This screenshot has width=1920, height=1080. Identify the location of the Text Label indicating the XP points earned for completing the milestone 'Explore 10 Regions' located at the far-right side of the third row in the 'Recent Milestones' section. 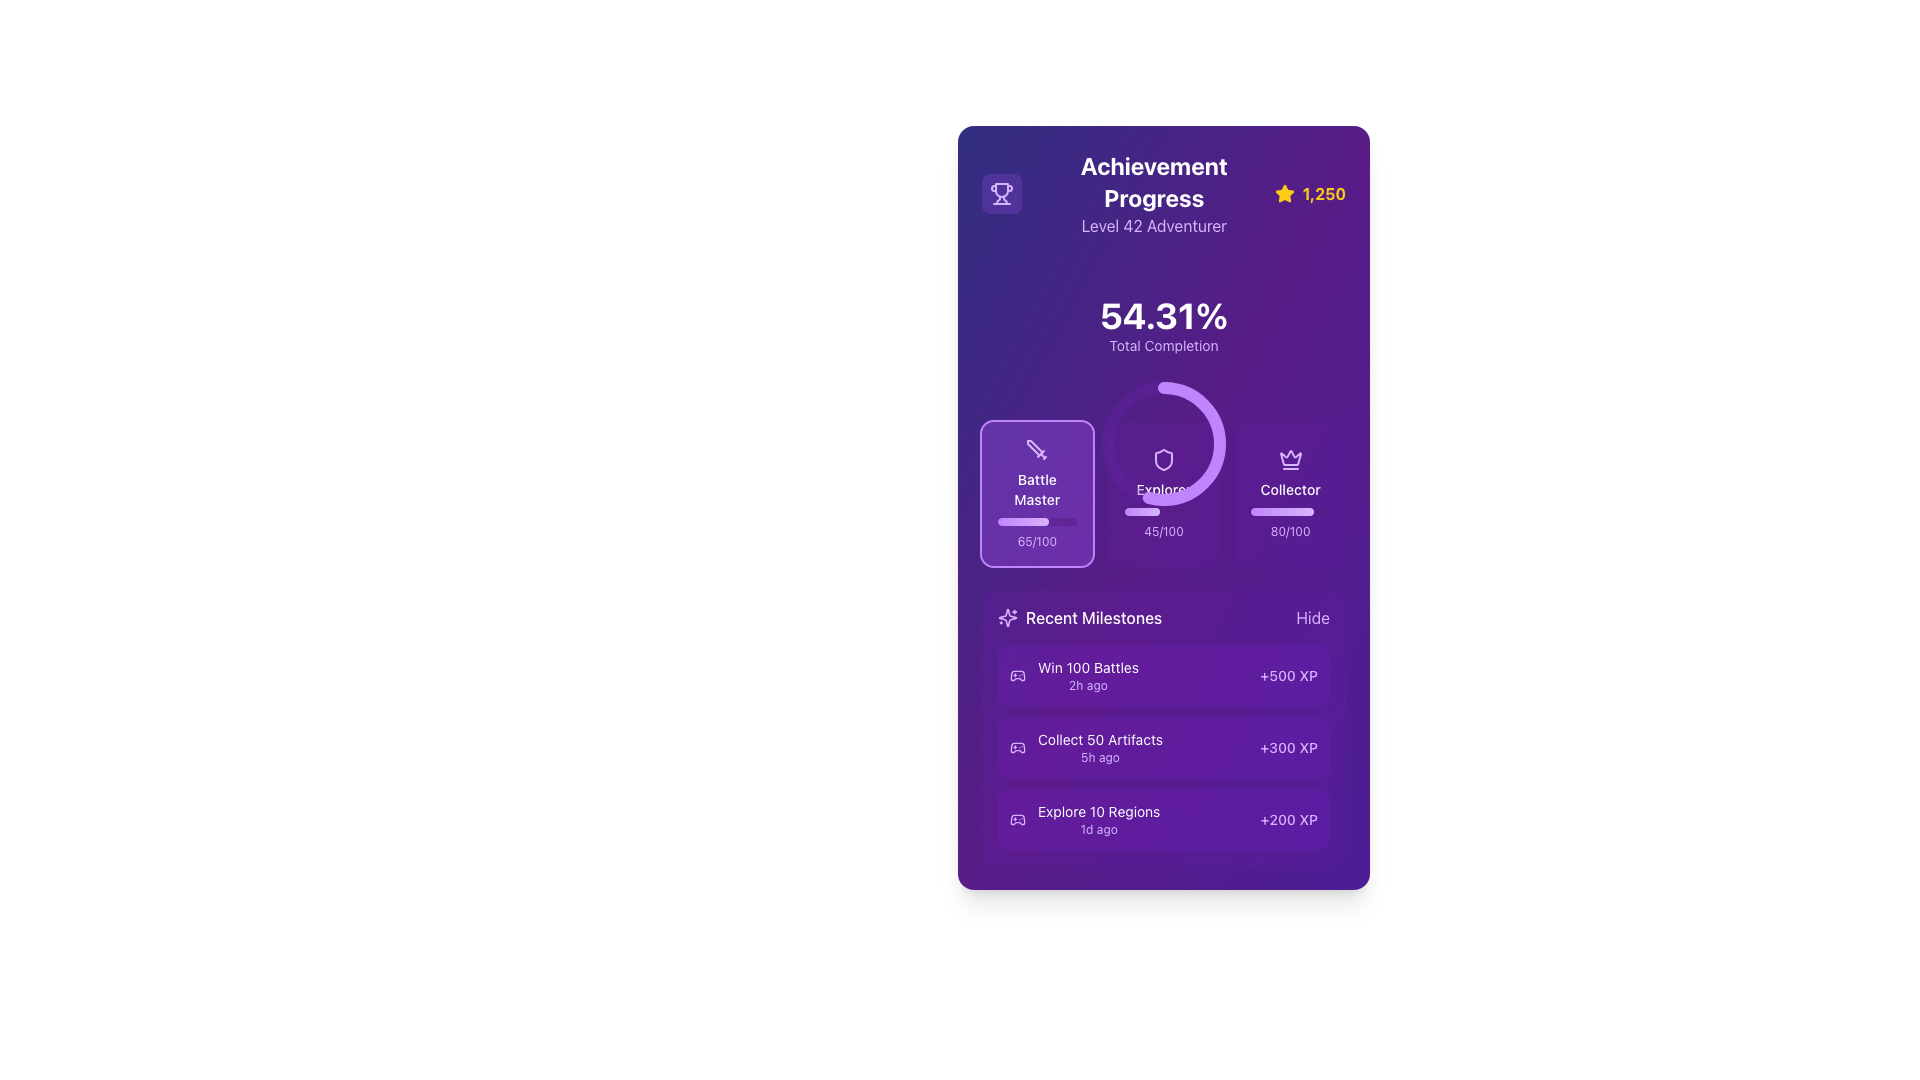
(1289, 820).